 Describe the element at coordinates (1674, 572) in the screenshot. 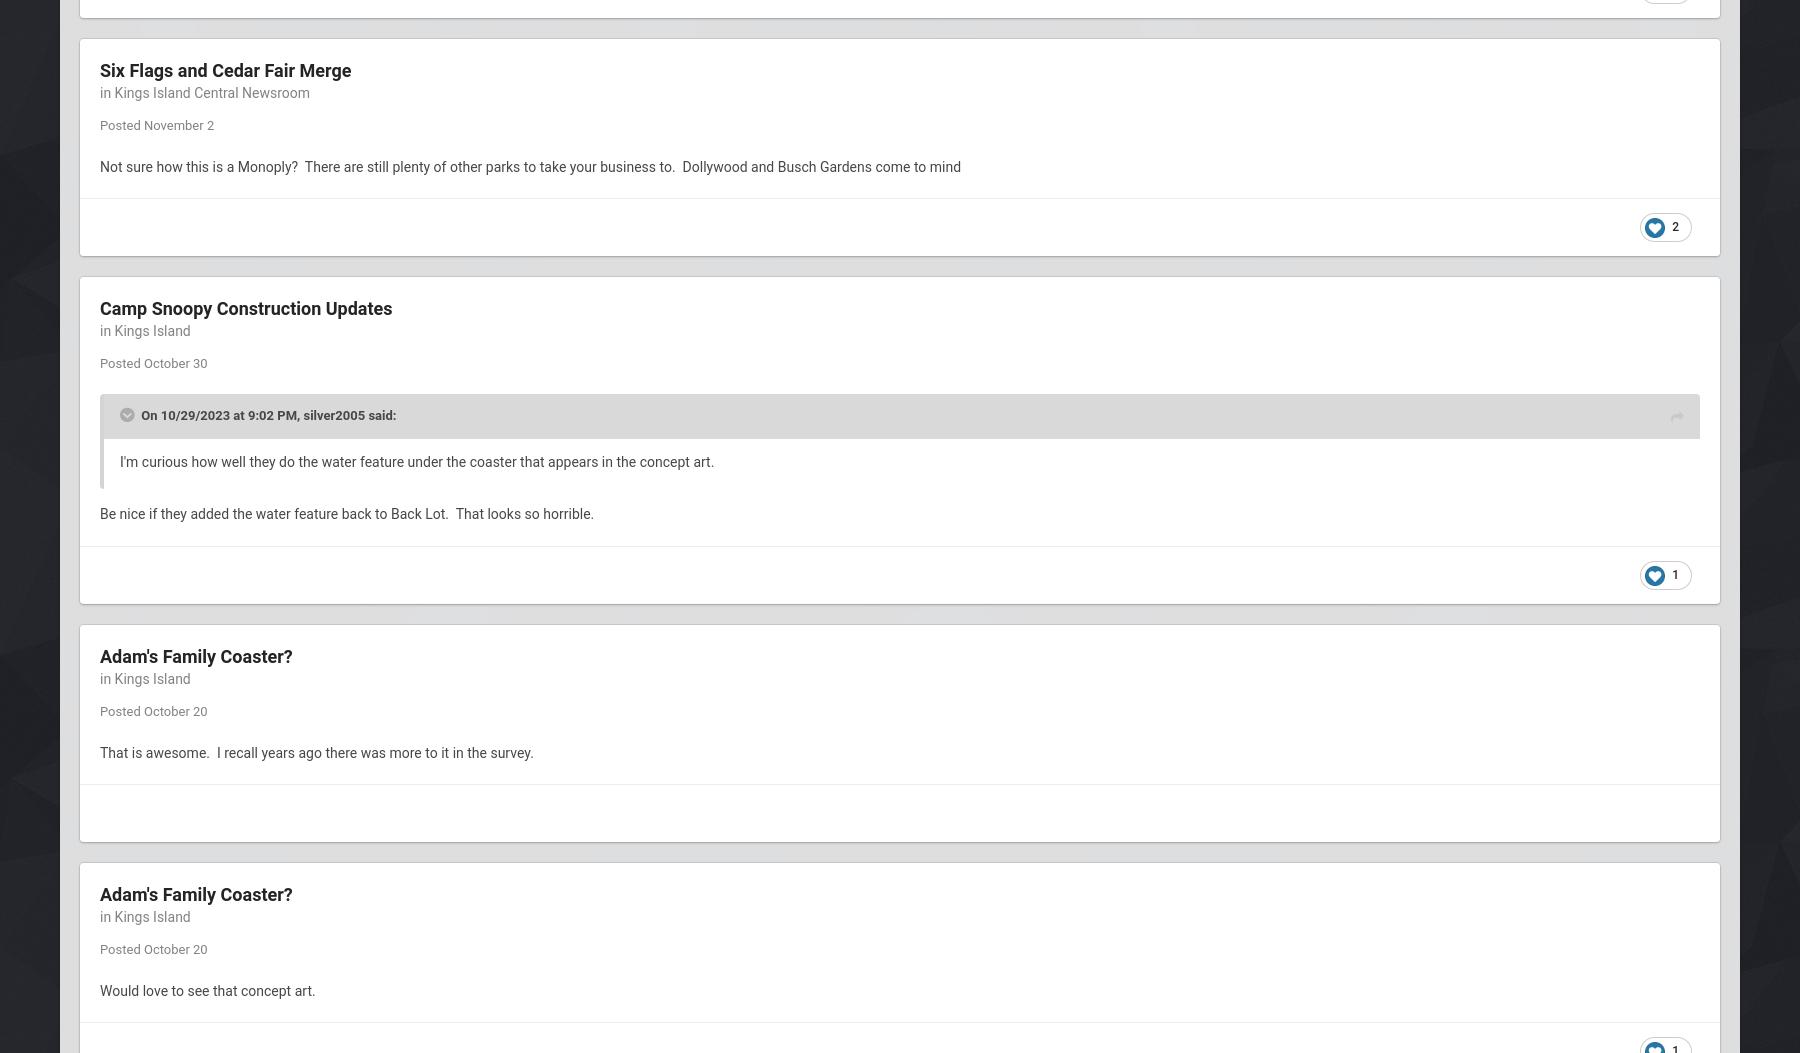

I see `'1'` at that location.